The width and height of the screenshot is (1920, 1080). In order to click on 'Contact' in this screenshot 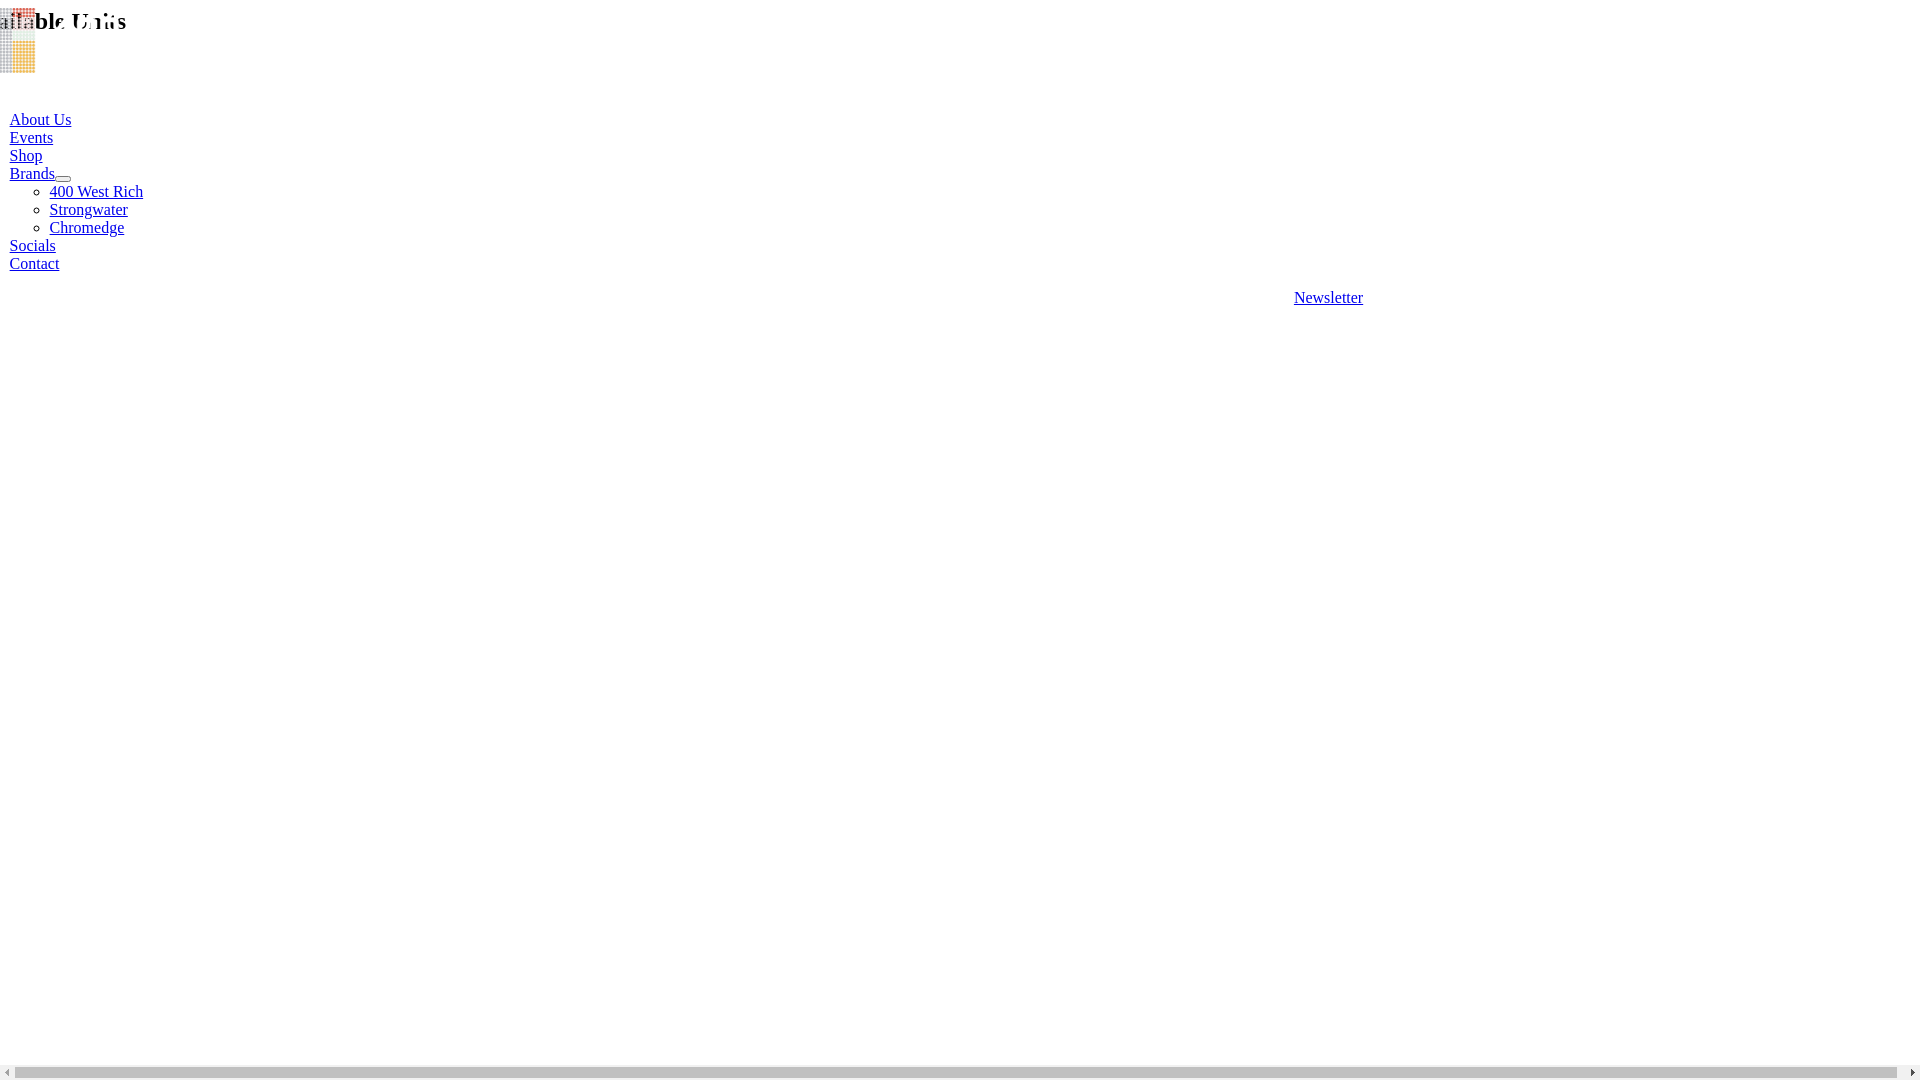, I will do `click(34, 262)`.